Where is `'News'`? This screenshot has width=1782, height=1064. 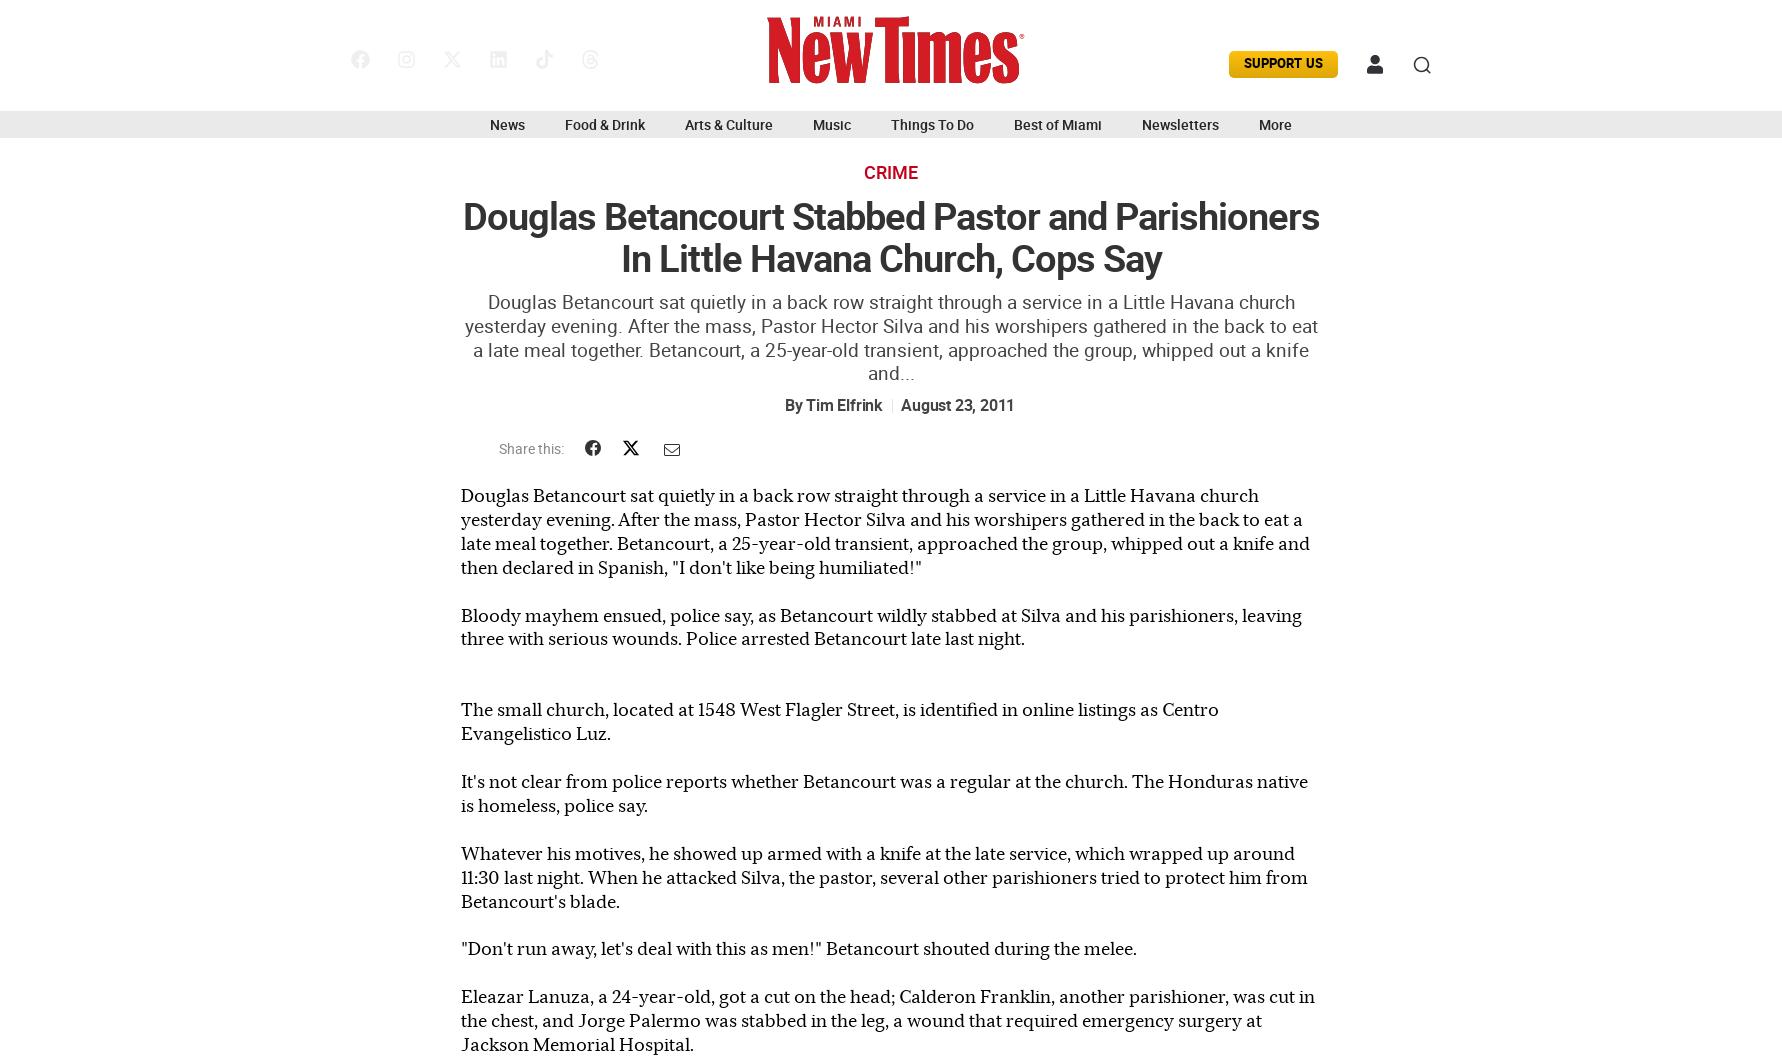
'News' is located at coordinates (506, 125).